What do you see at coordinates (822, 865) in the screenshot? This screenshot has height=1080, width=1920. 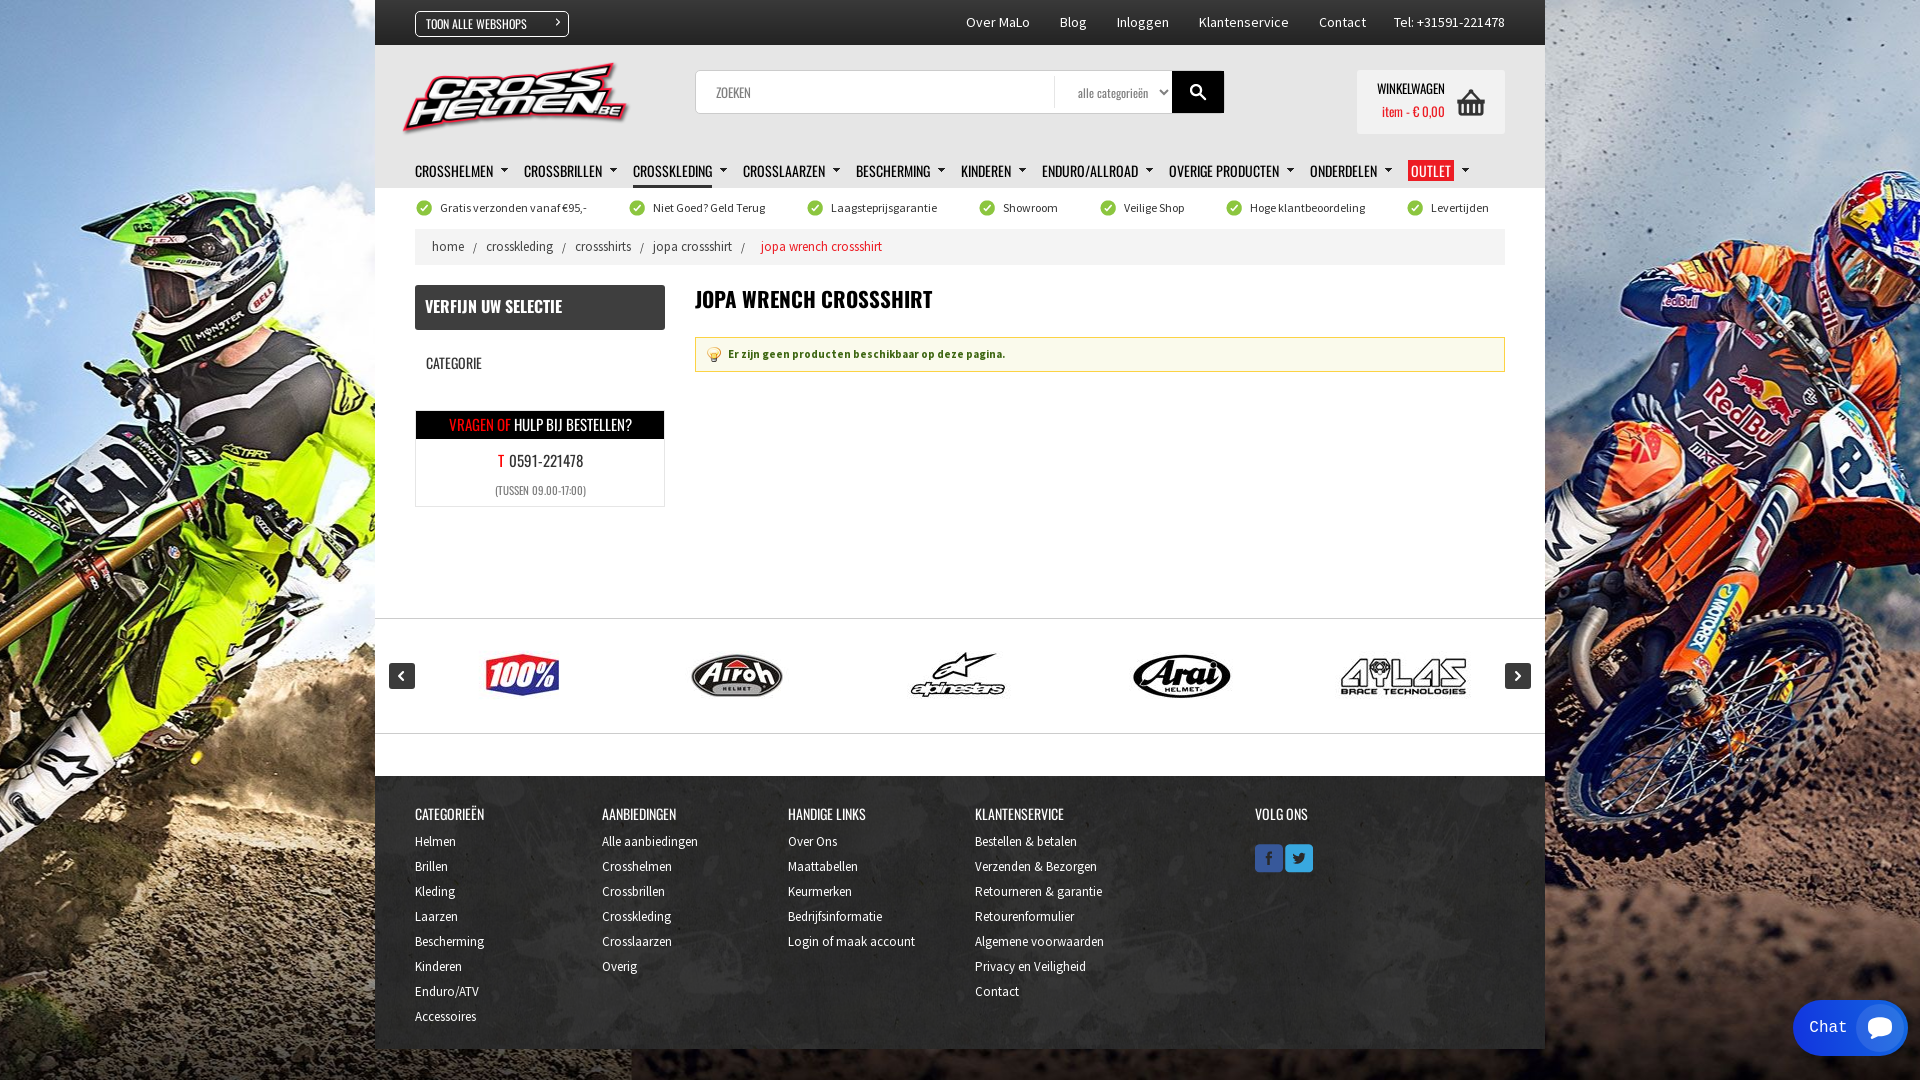 I see `'Maattabellen'` at bounding box center [822, 865].